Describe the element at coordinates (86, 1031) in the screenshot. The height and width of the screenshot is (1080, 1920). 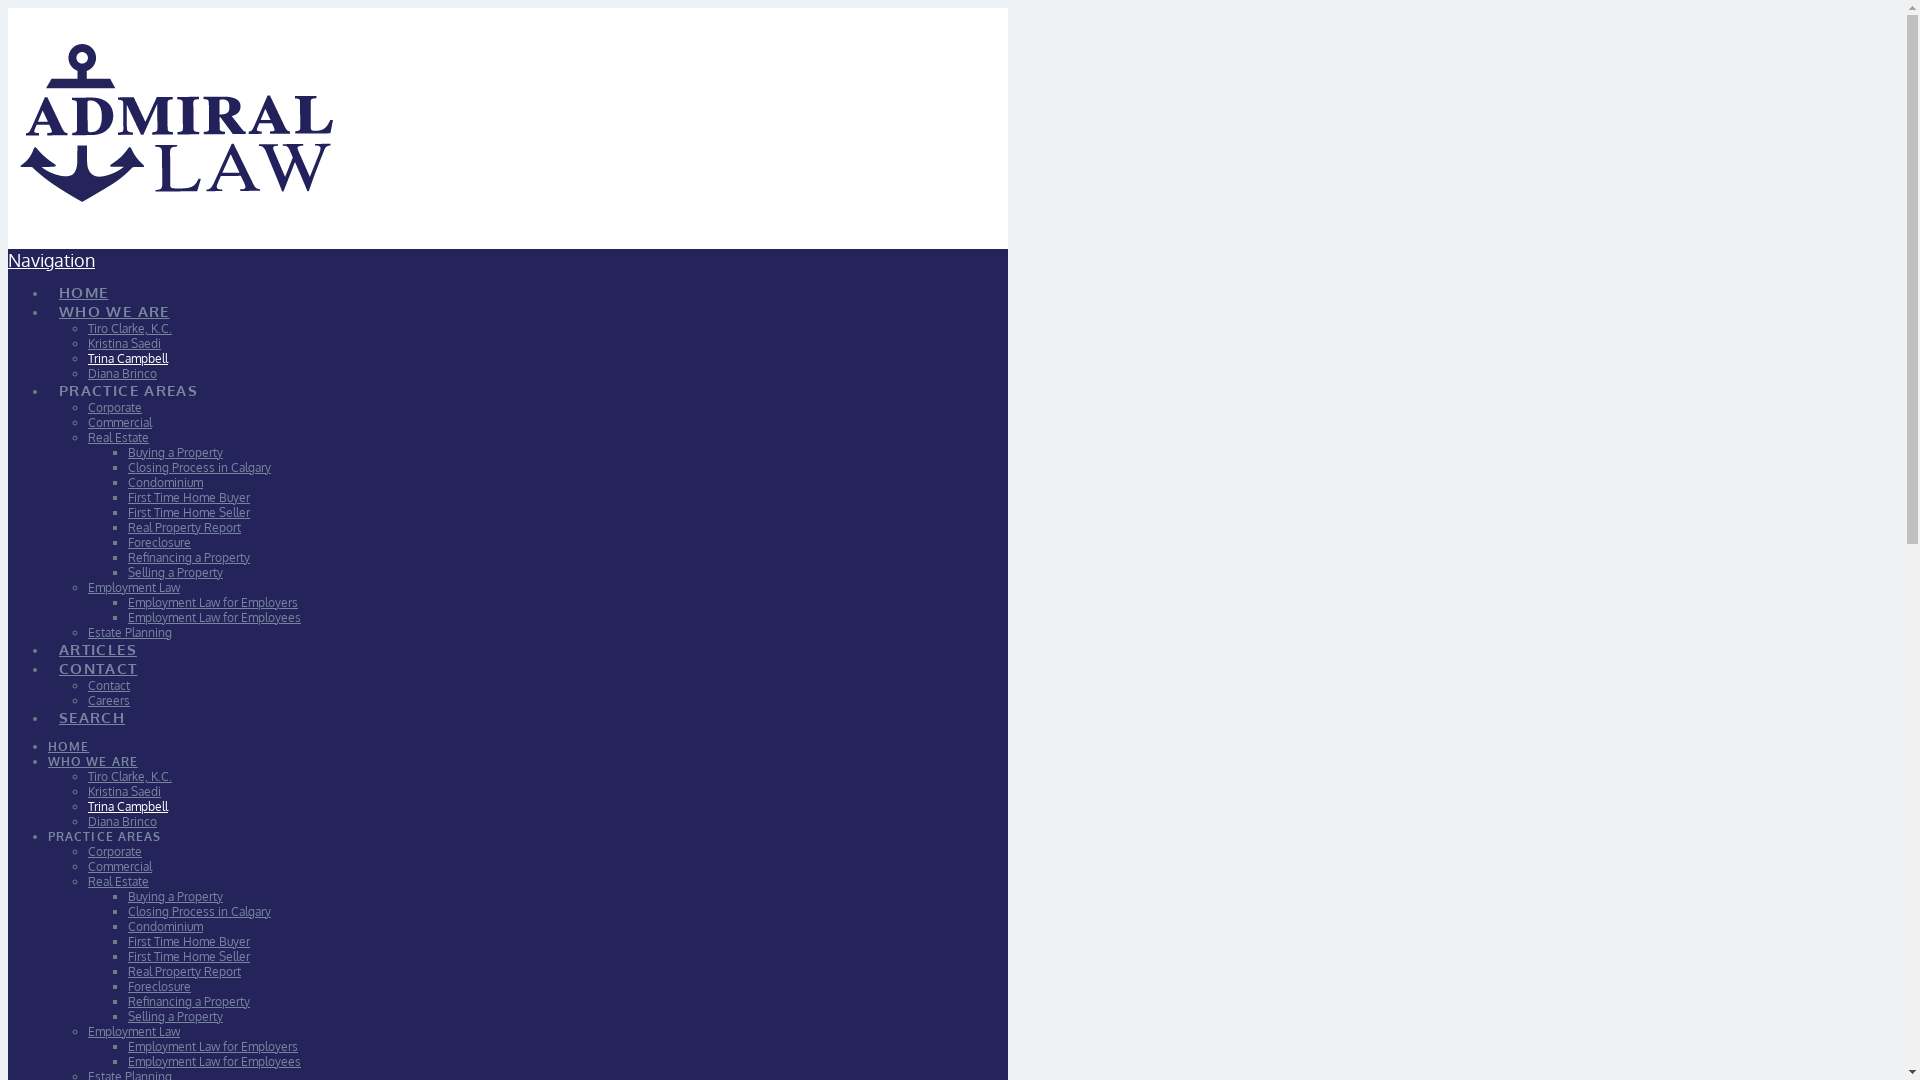
I see `'Employment Law'` at that location.